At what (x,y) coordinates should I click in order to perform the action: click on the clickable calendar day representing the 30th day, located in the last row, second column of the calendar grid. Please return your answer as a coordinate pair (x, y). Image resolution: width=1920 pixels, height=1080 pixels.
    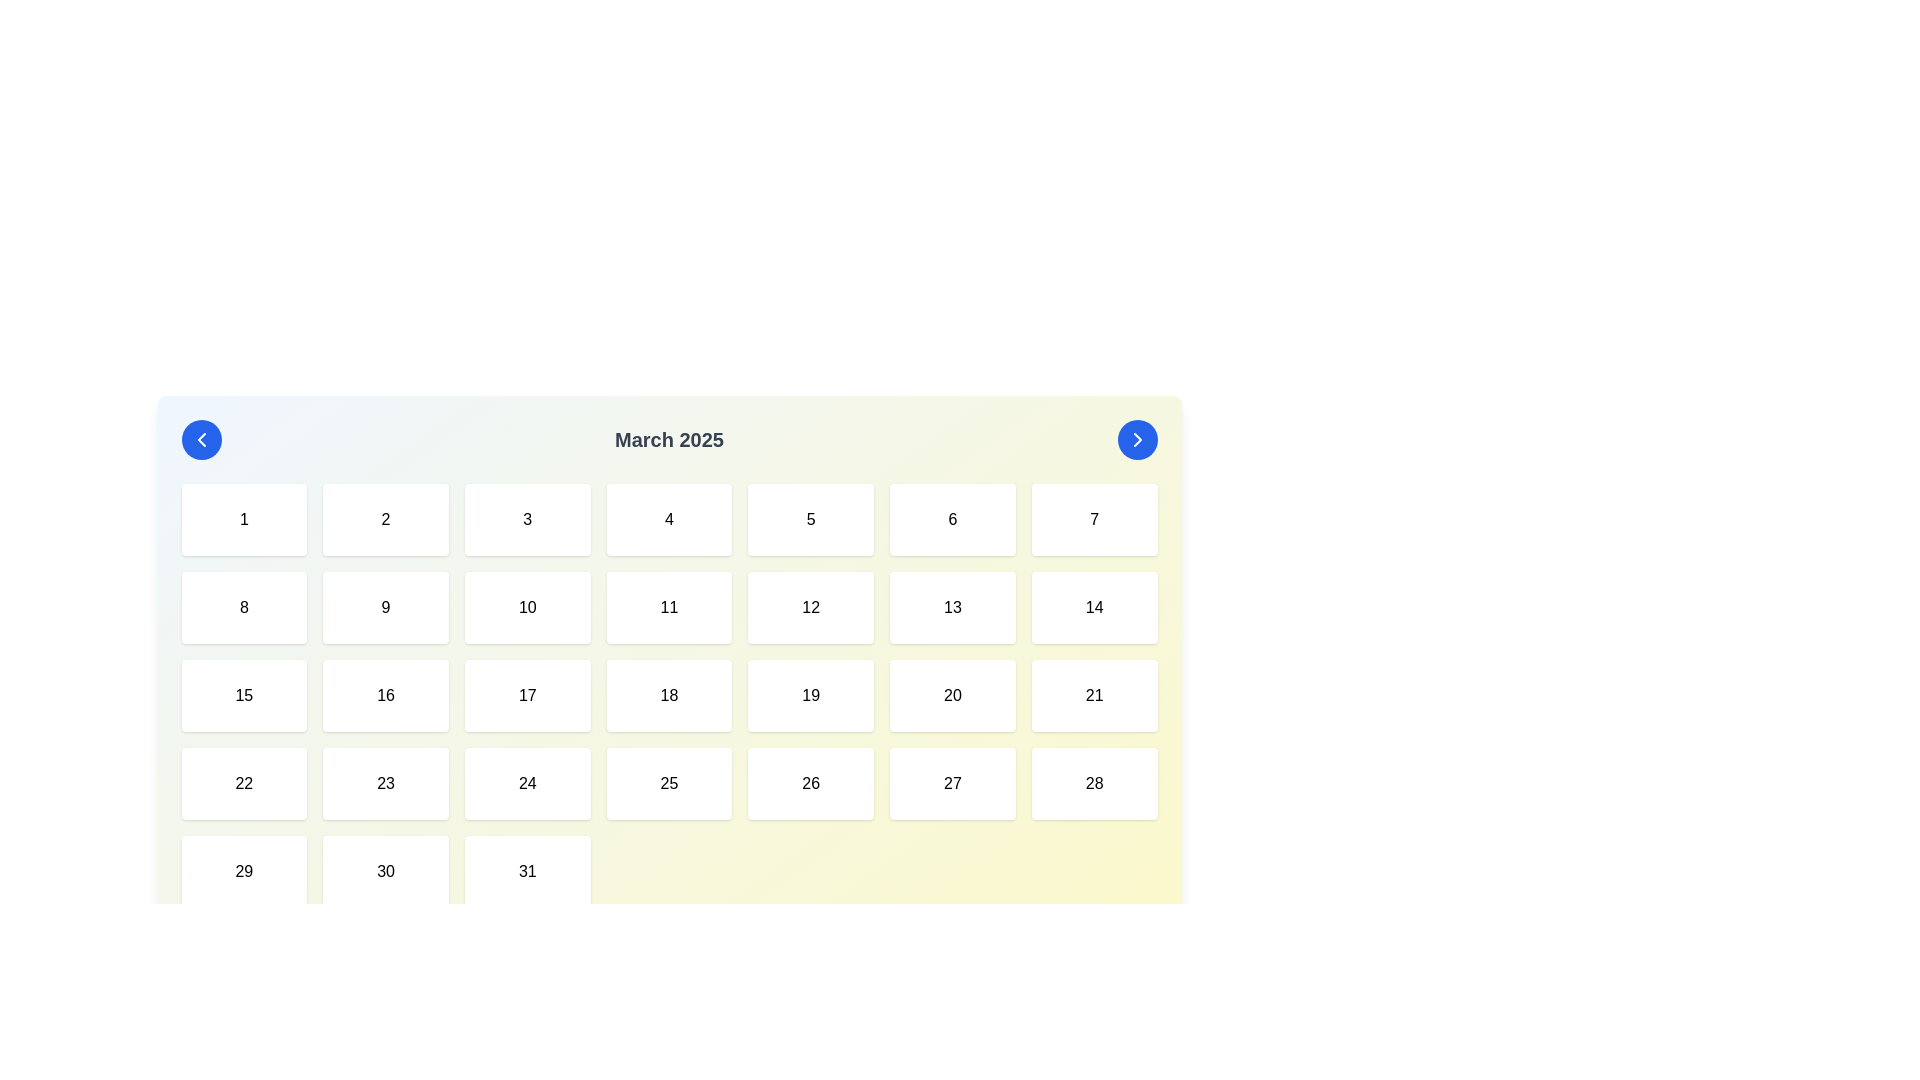
    Looking at the image, I should click on (386, 870).